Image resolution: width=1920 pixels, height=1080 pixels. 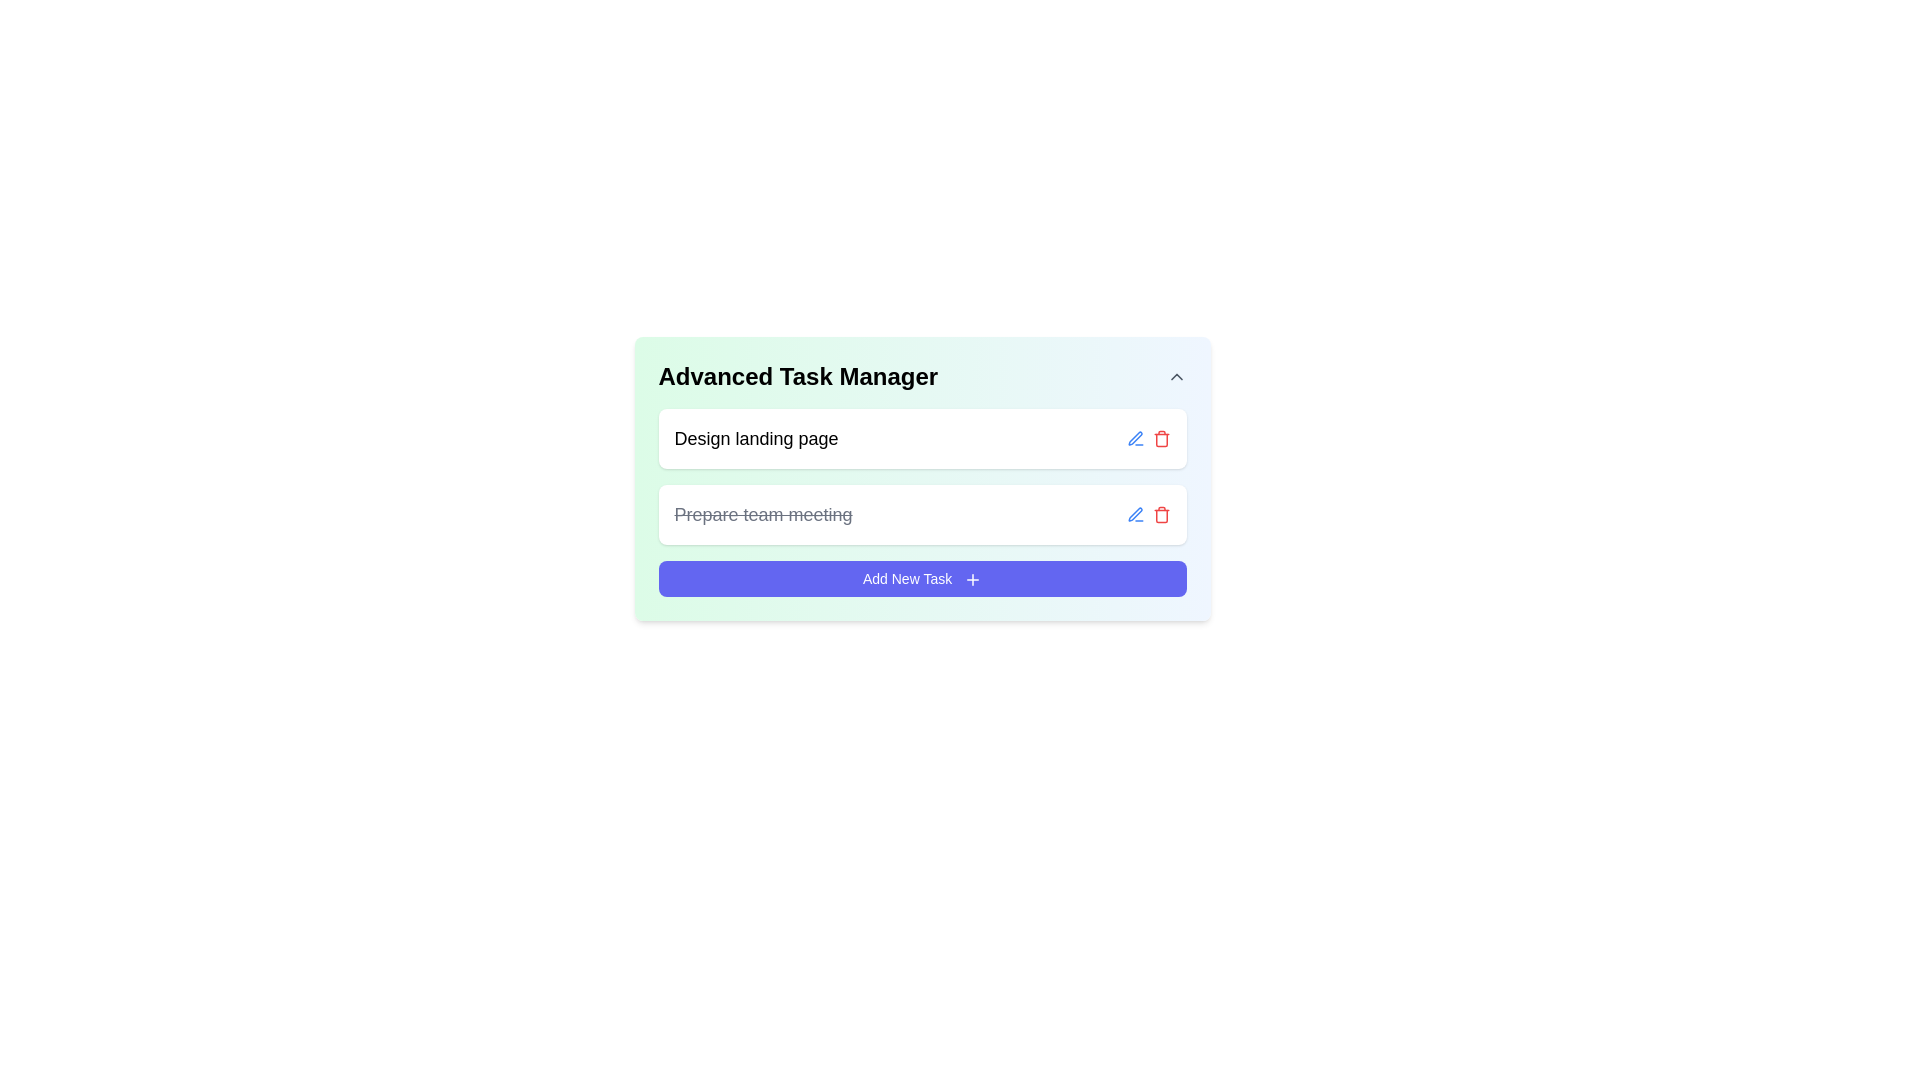 I want to click on the button used to add a new task, located at the bottom of the card under 'Design landing page' and 'Prepare team meeting', so click(x=921, y=579).